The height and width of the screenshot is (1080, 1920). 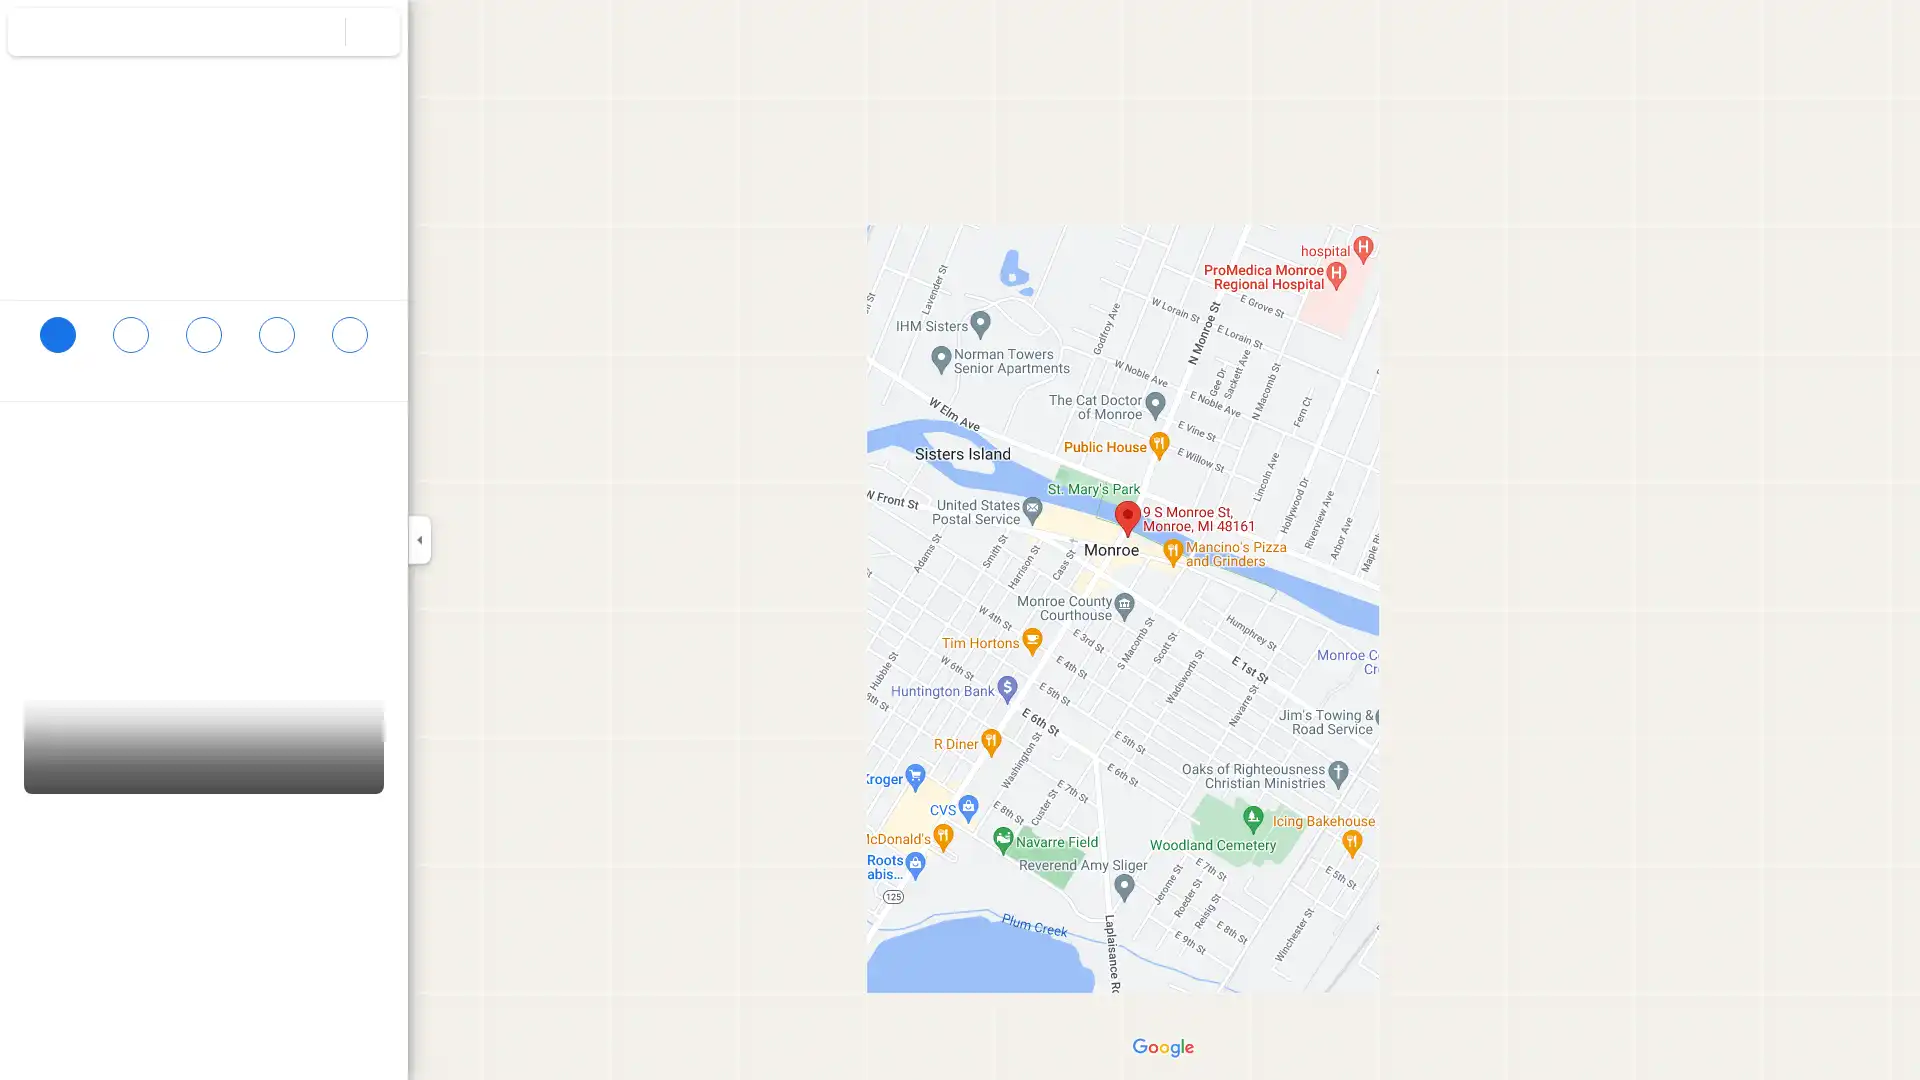 I want to click on Share 9 S Monroe St, so click(x=349, y=342).